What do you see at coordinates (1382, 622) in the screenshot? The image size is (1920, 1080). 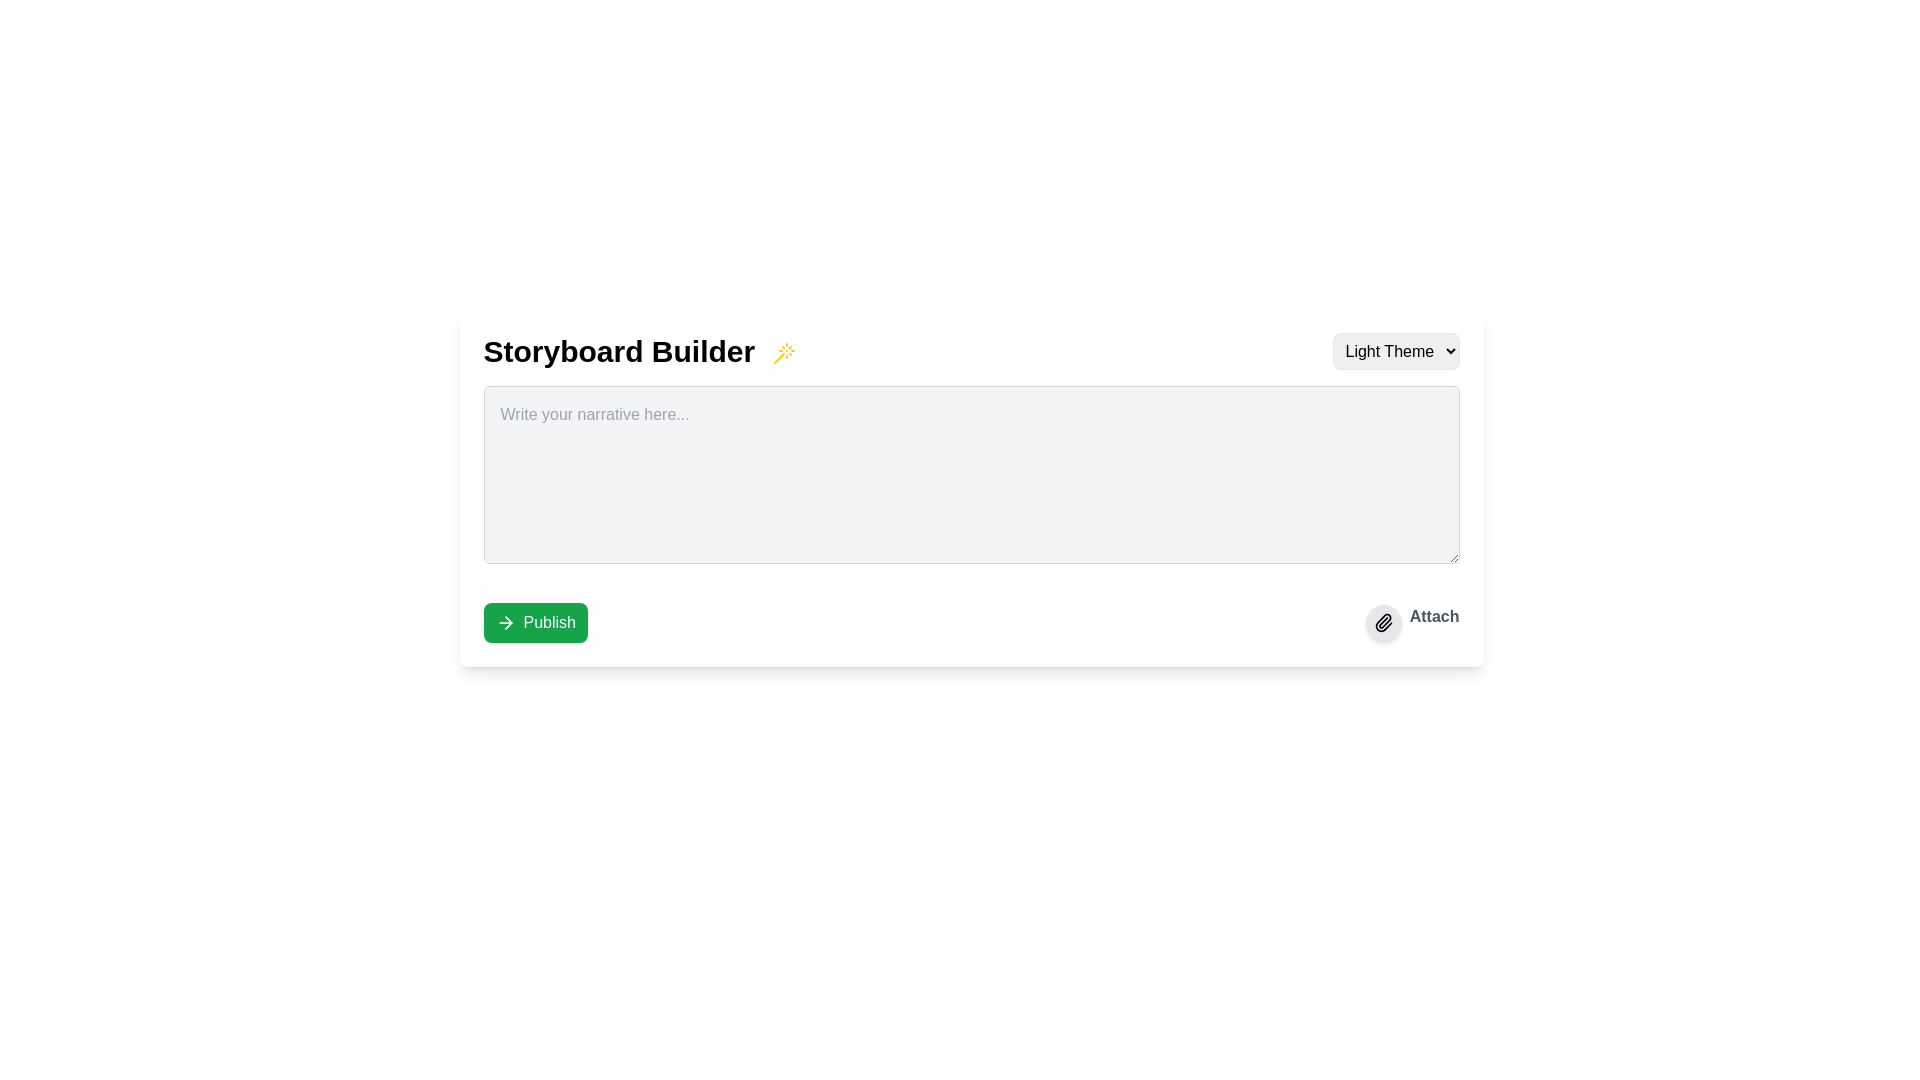 I see `the paperclip icon located within the circular button at the bottom-right corner of the interactive area` at bounding box center [1382, 622].